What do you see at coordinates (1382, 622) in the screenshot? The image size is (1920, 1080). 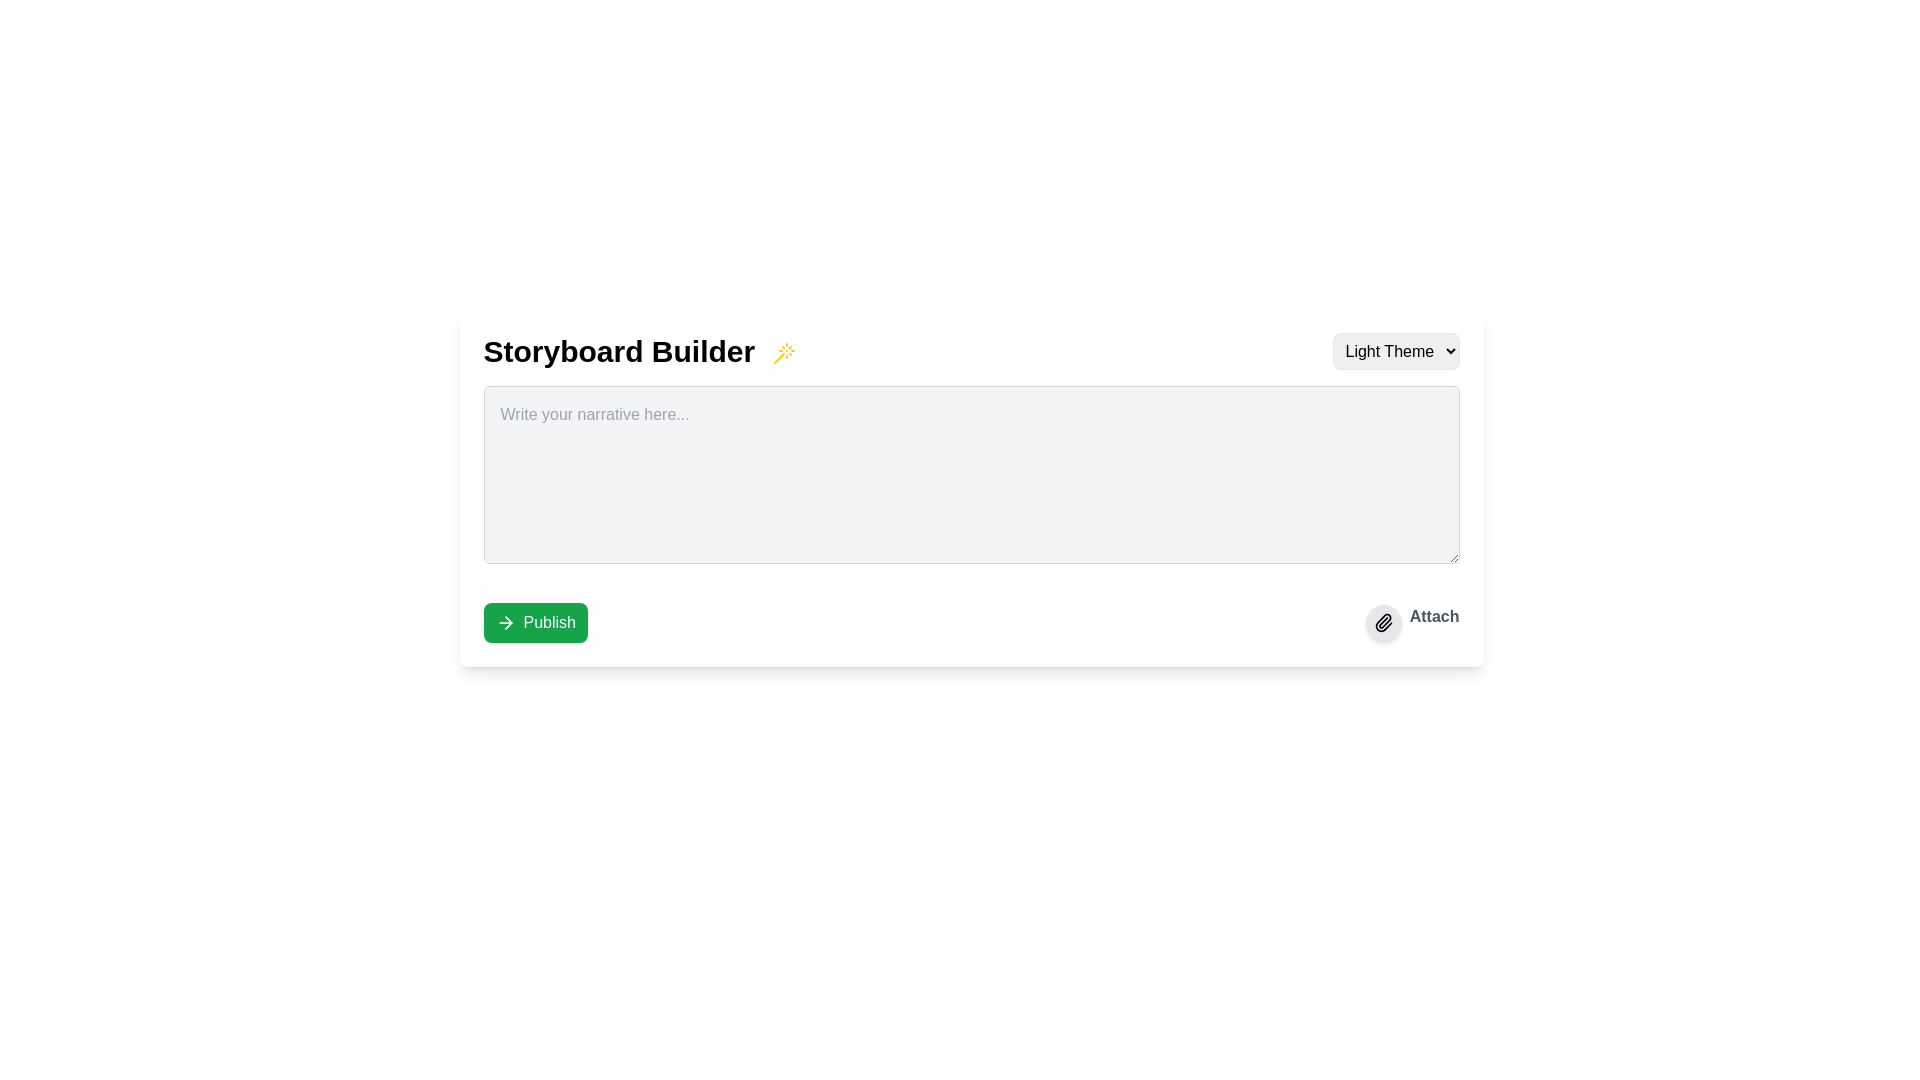 I see `the paperclip icon located within the circular button at the bottom-right corner of the interactive area` at bounding box center [1382, 622].